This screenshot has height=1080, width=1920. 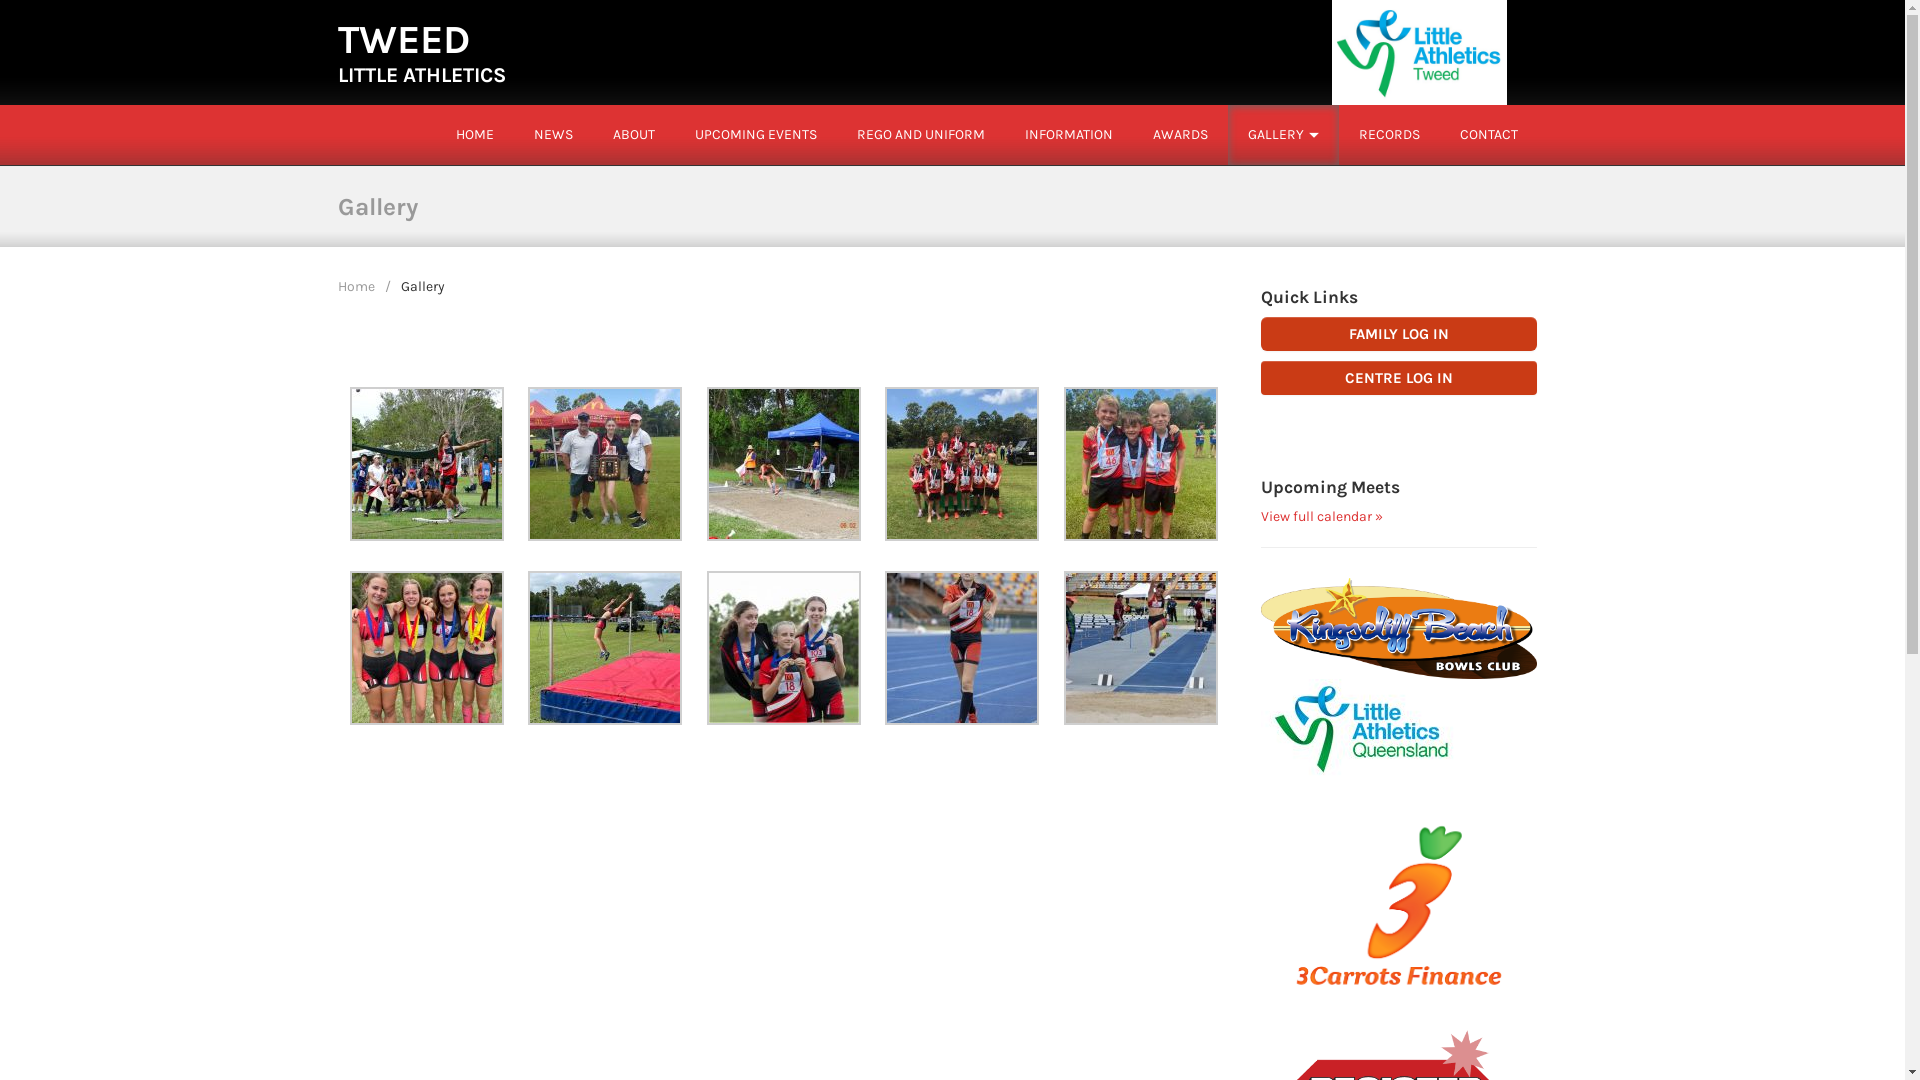 I want to click on 'FAMILY LOG IN', so click(x=1398, y=333).